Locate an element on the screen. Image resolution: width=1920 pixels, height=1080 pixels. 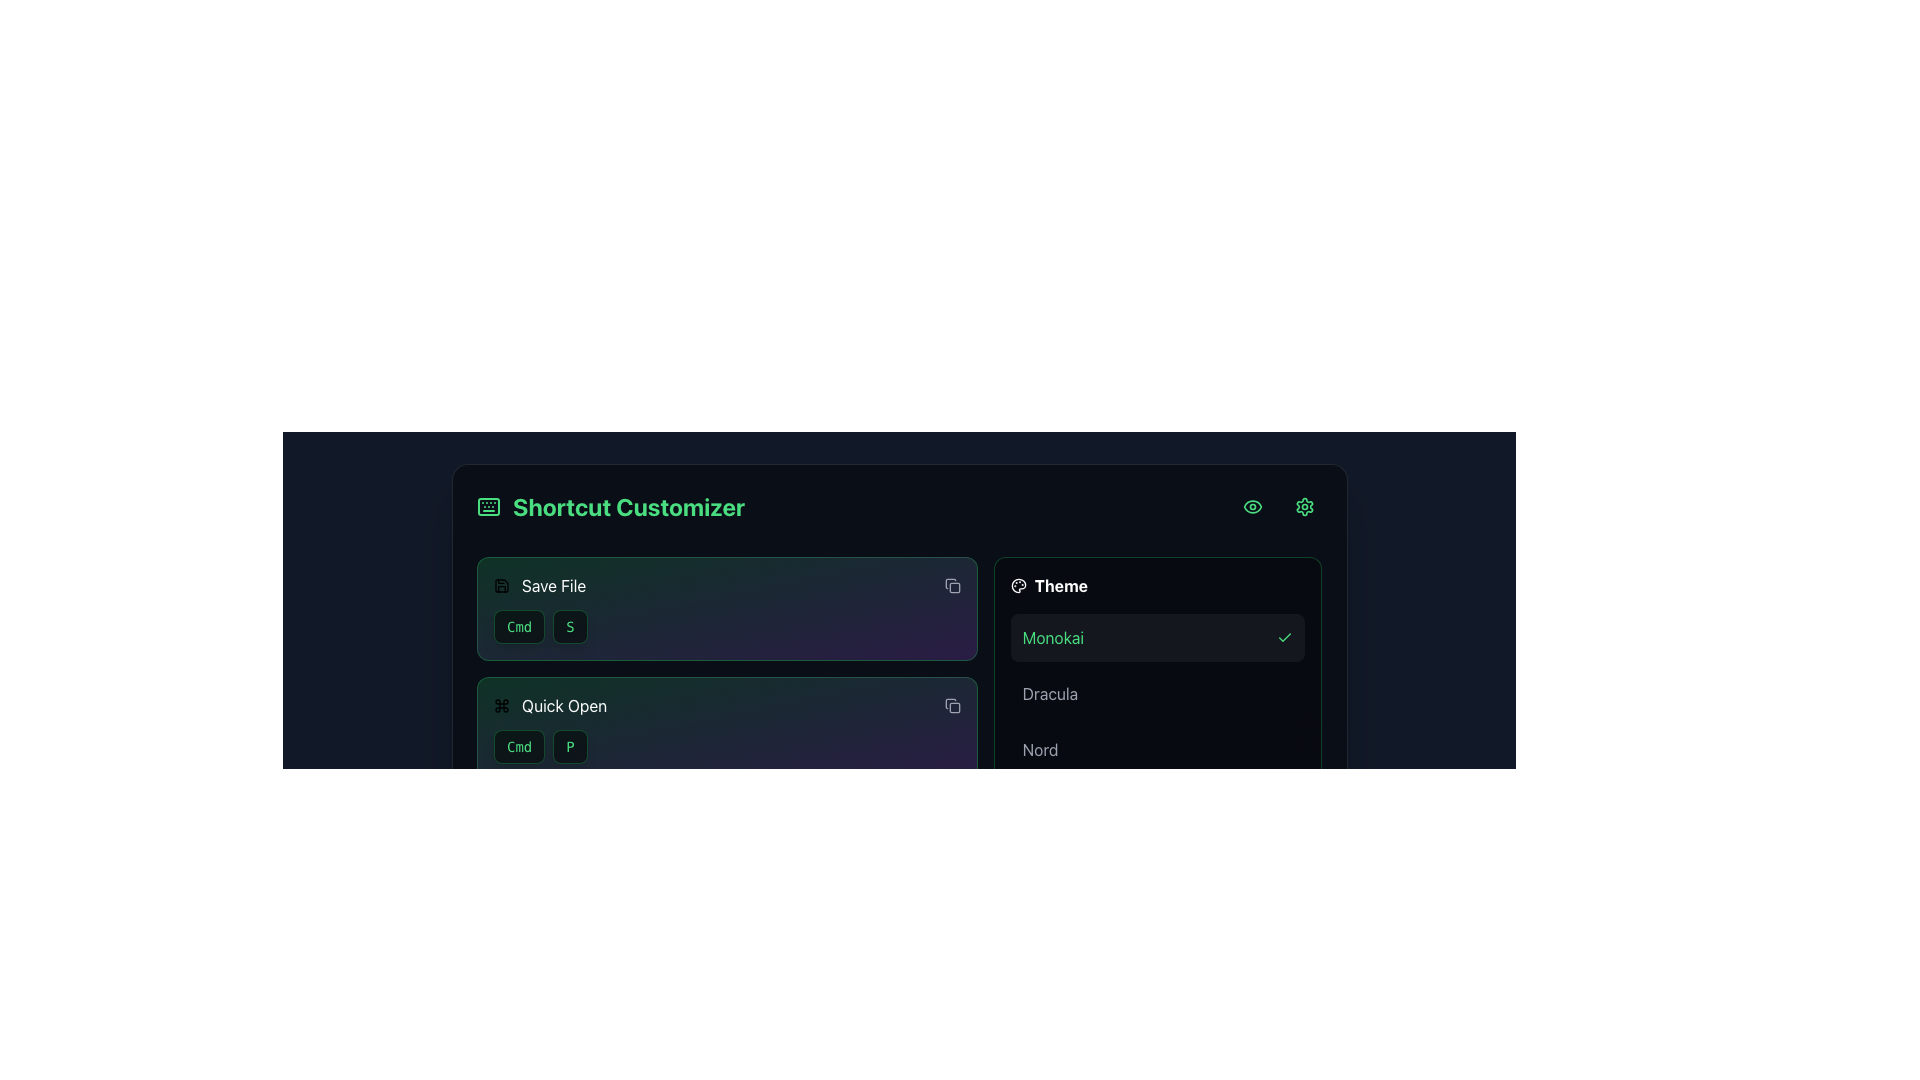
the green checkmark icon located at the right end of the list item labeled 'Monokai', which indicates selection status for this theme is located at coordinates (1285, 637).